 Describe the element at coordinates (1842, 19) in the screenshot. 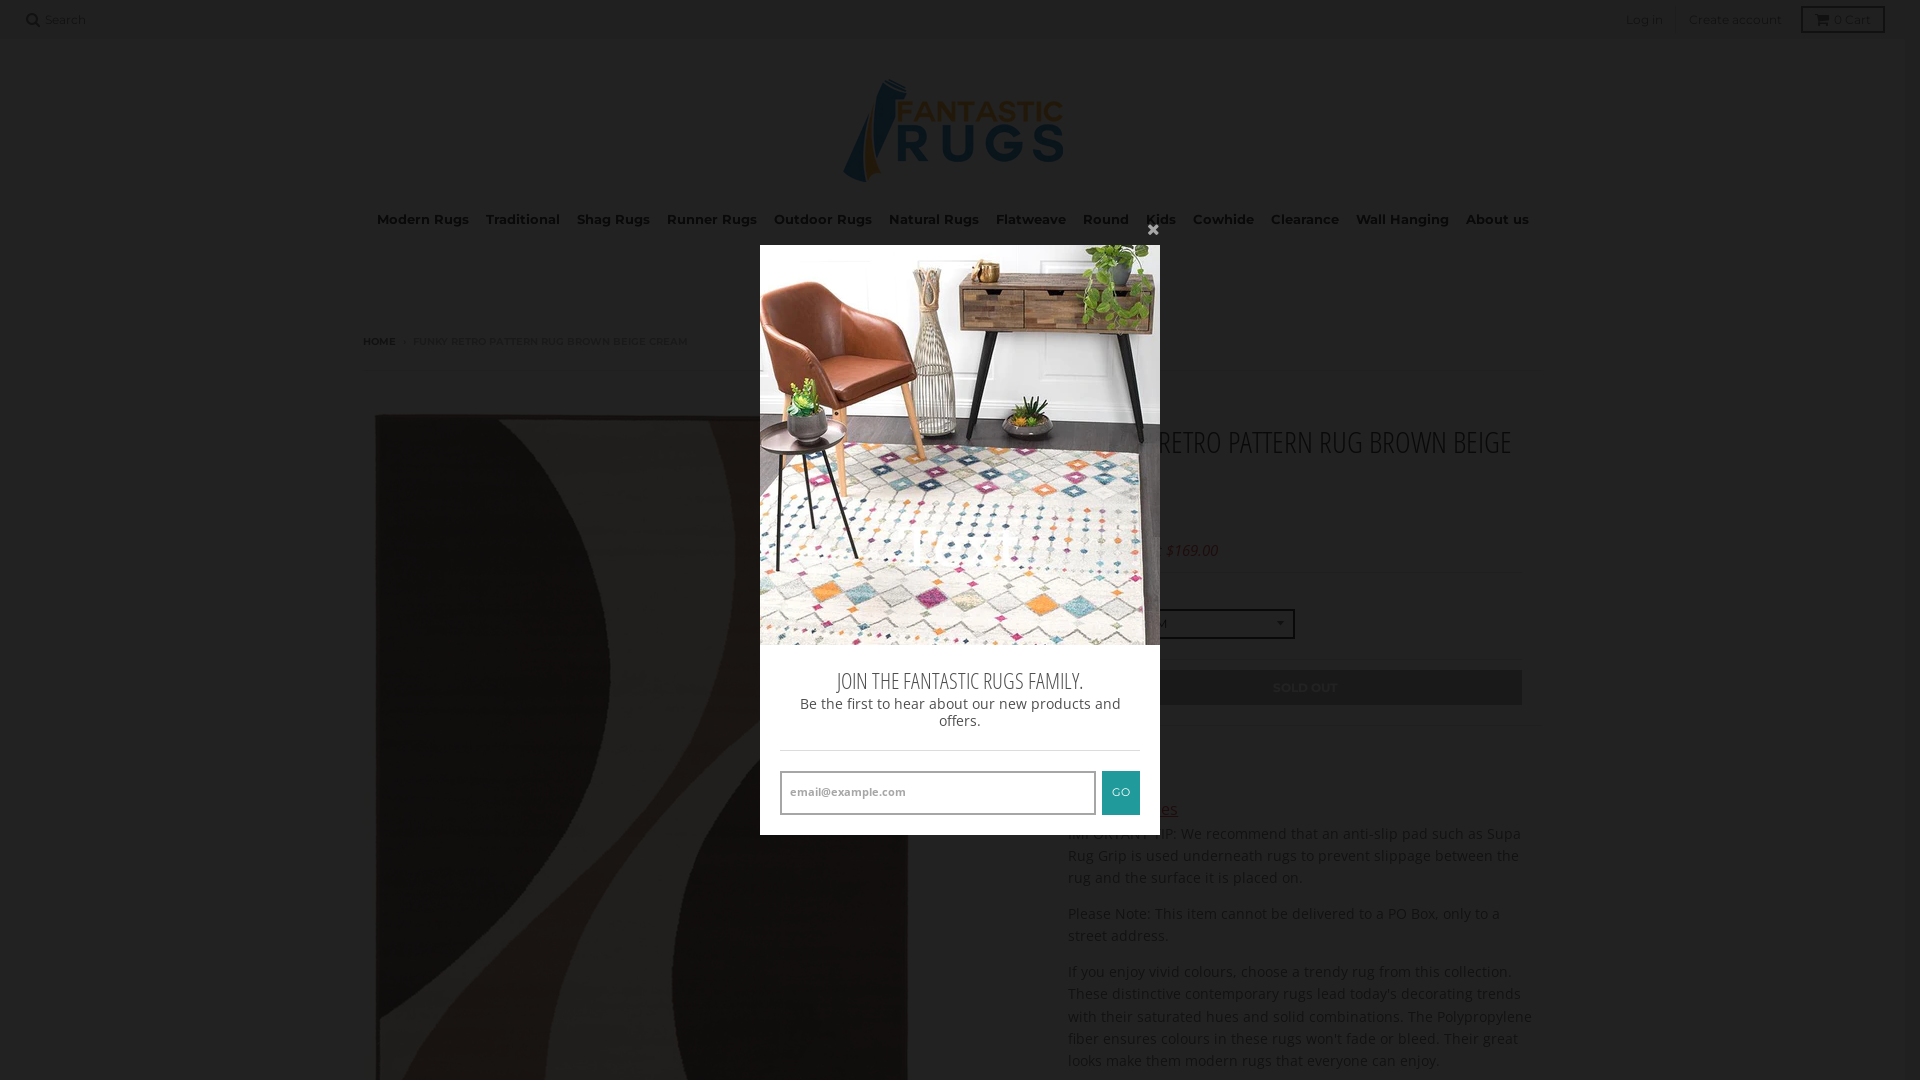

I see `'0 Cart'` at that location.